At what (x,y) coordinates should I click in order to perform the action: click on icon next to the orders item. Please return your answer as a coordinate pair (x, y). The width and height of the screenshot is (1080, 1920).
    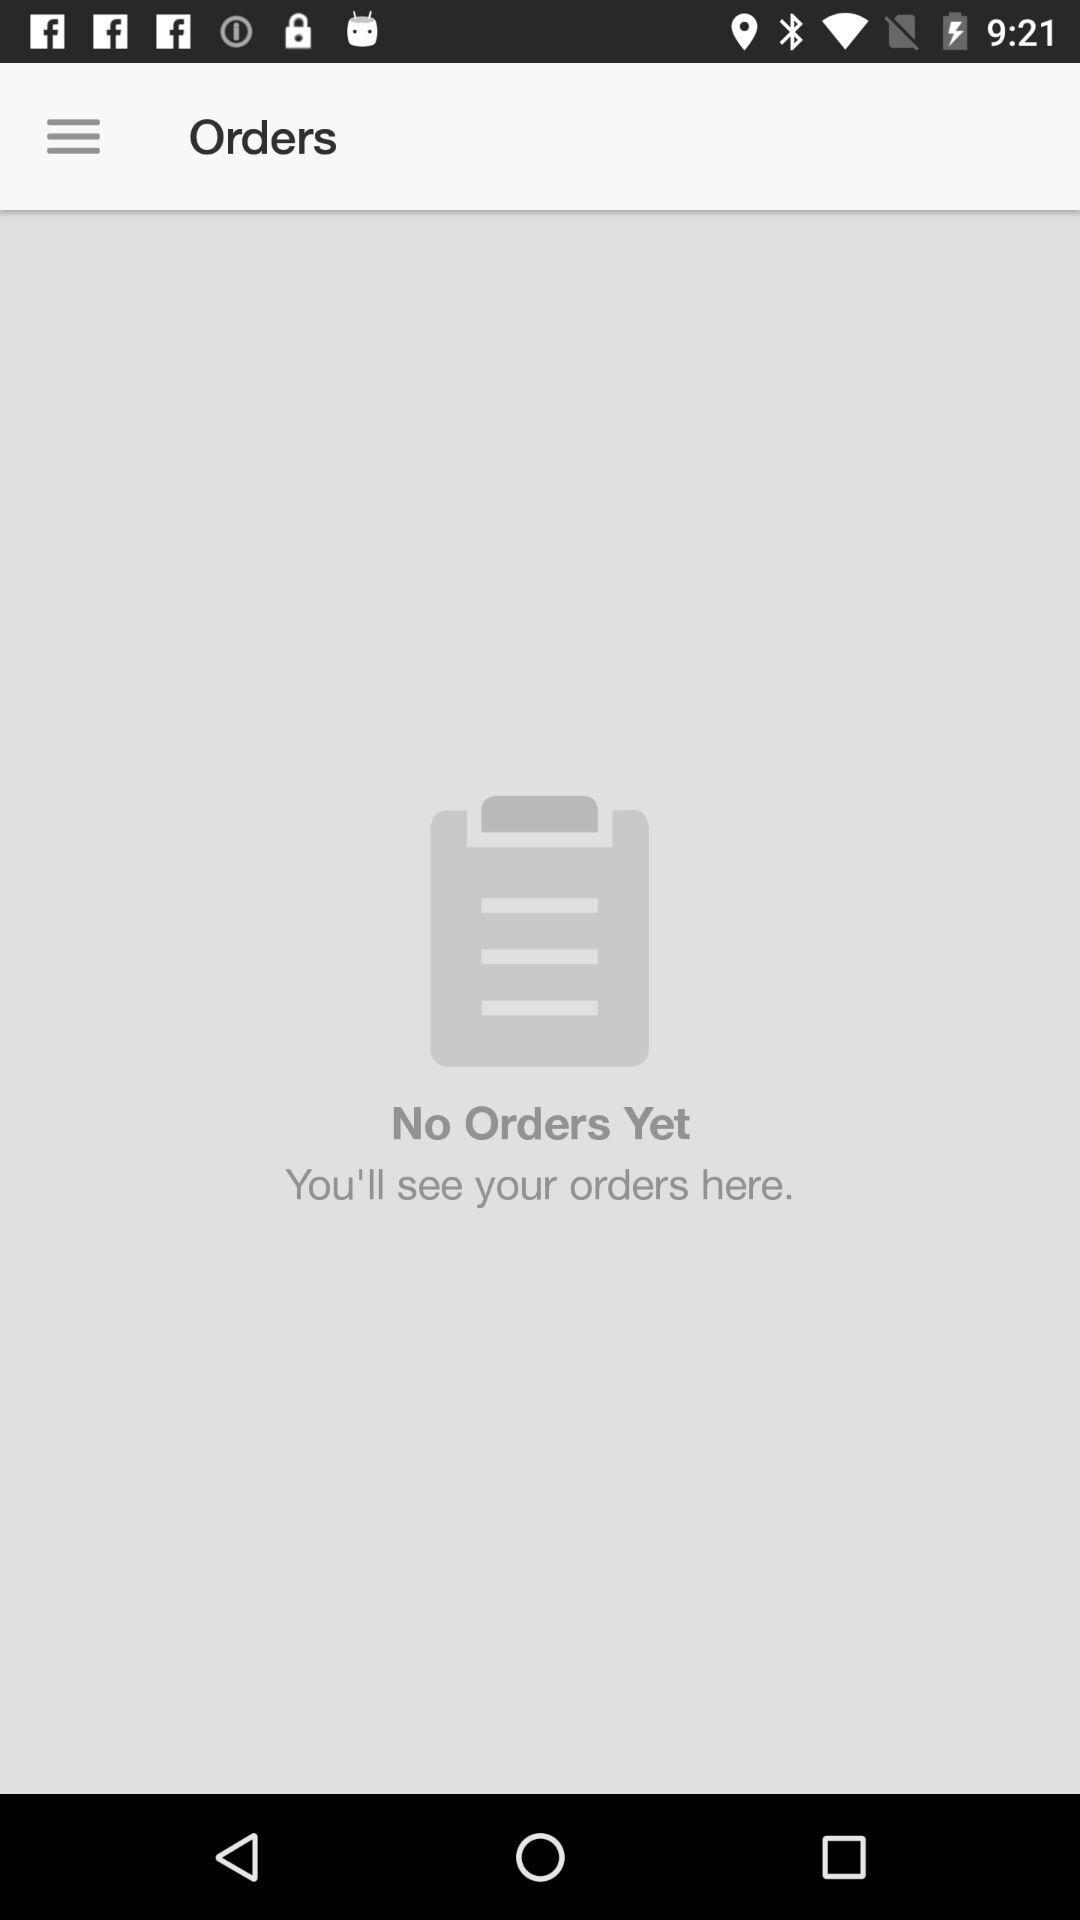
    Looking at the image, I should click on (72, 135).